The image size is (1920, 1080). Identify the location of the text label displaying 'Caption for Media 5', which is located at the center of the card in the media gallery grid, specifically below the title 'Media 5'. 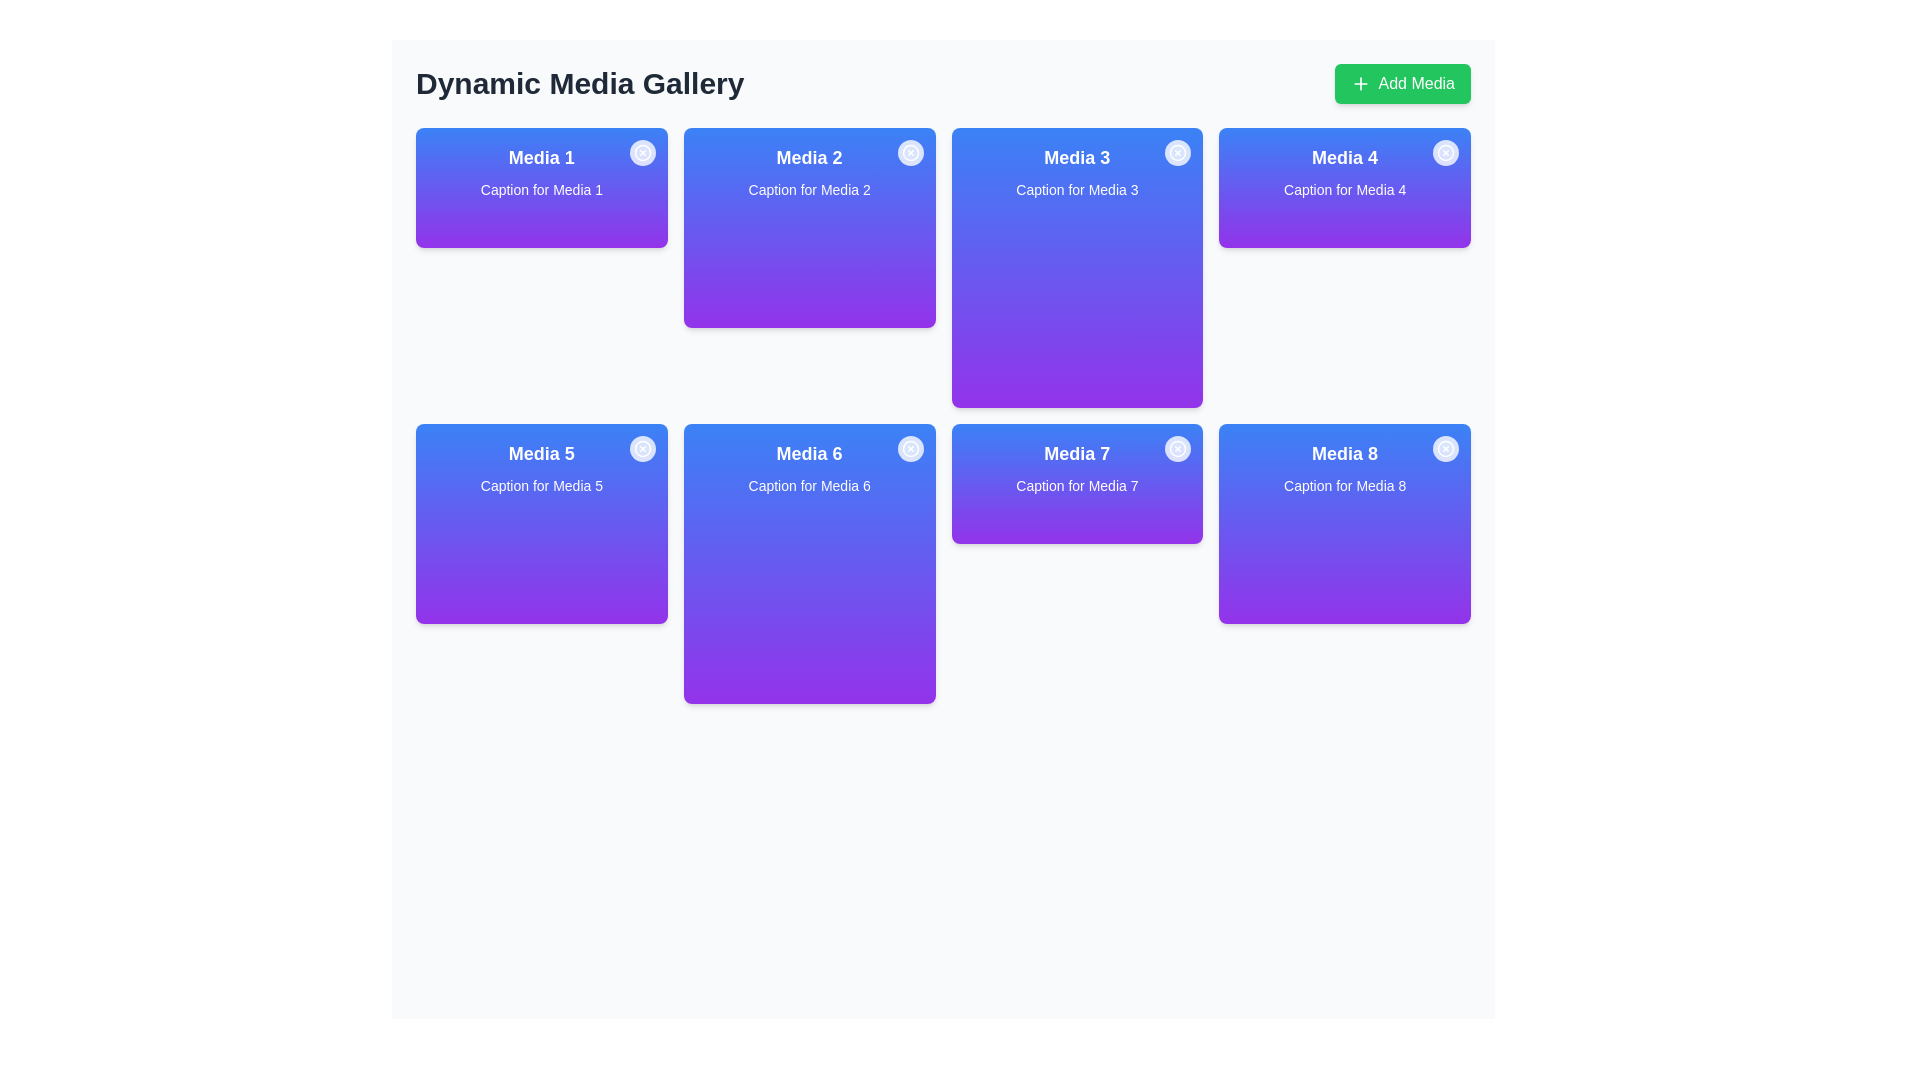
(541, 486).